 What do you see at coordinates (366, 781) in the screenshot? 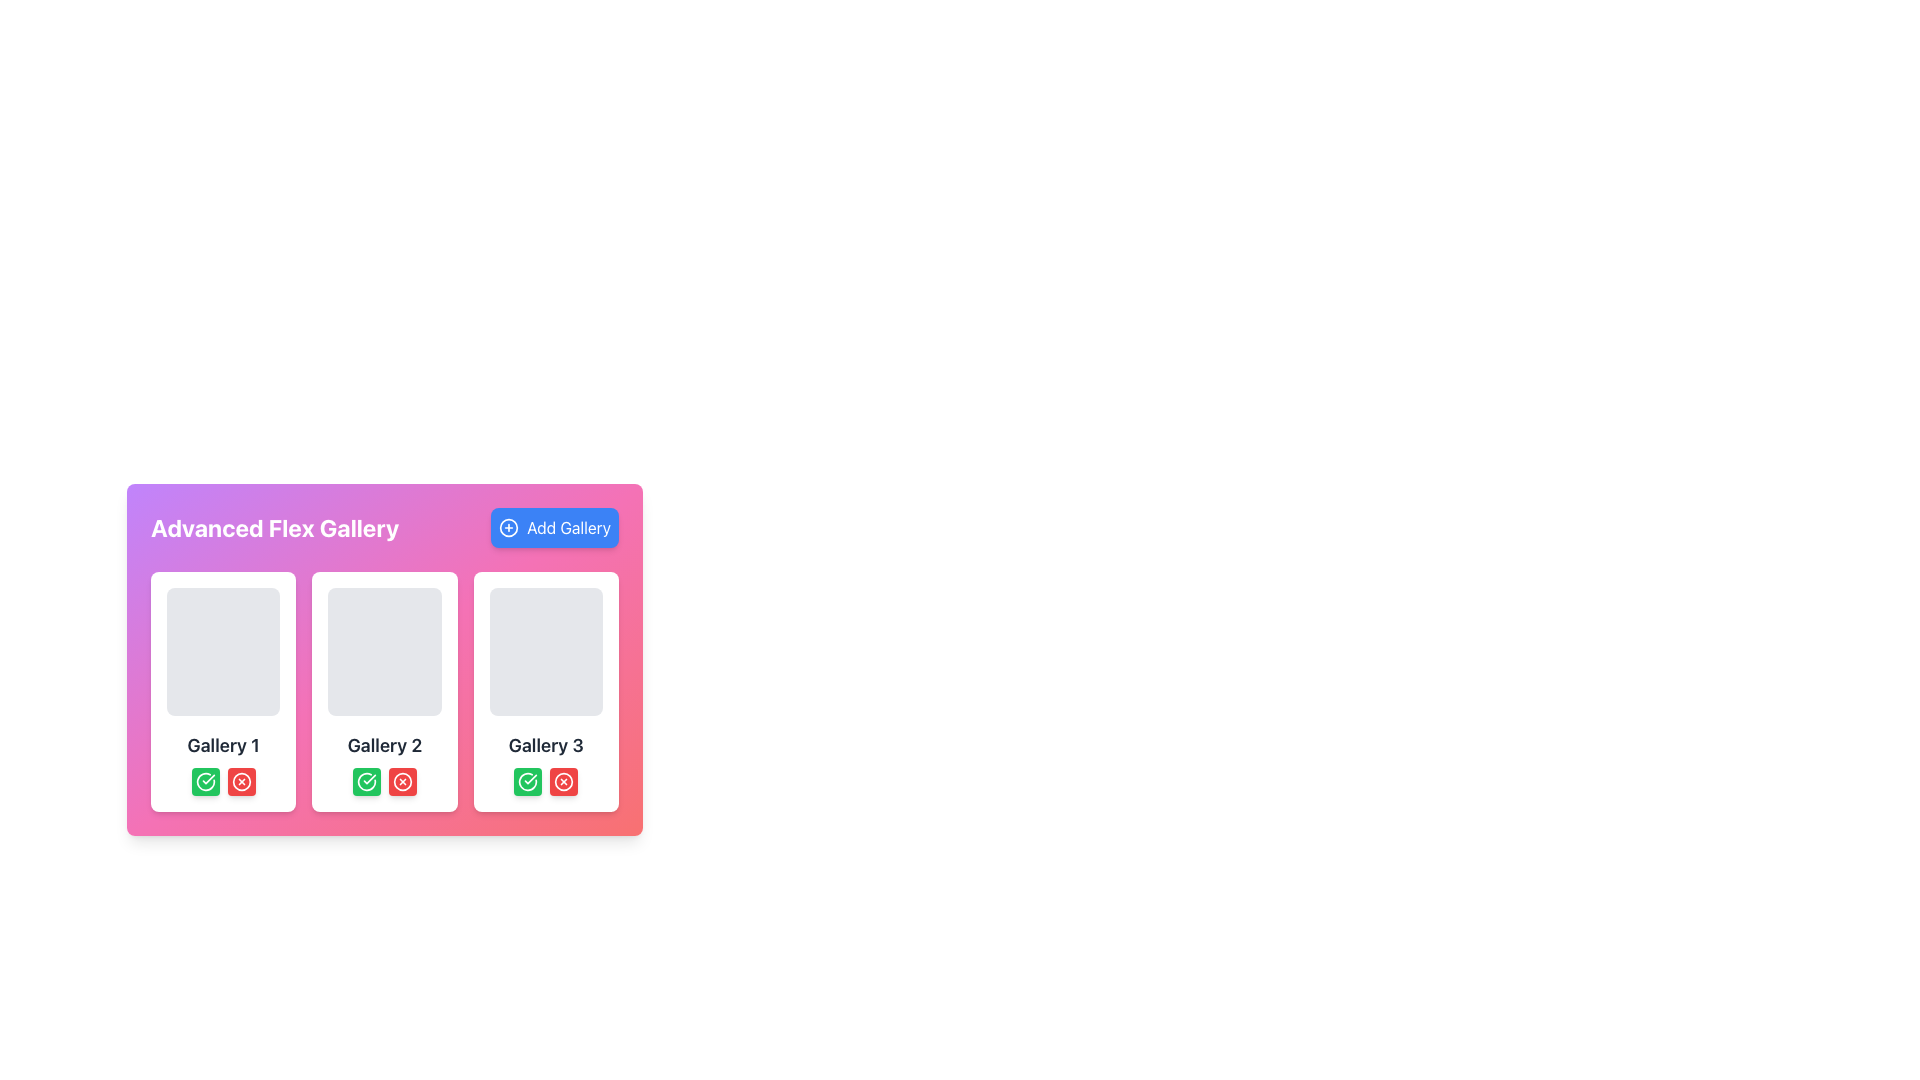
I see `the leftmost confirmation button in the 'Gallery 2' section` at bounding box center [366, 781].